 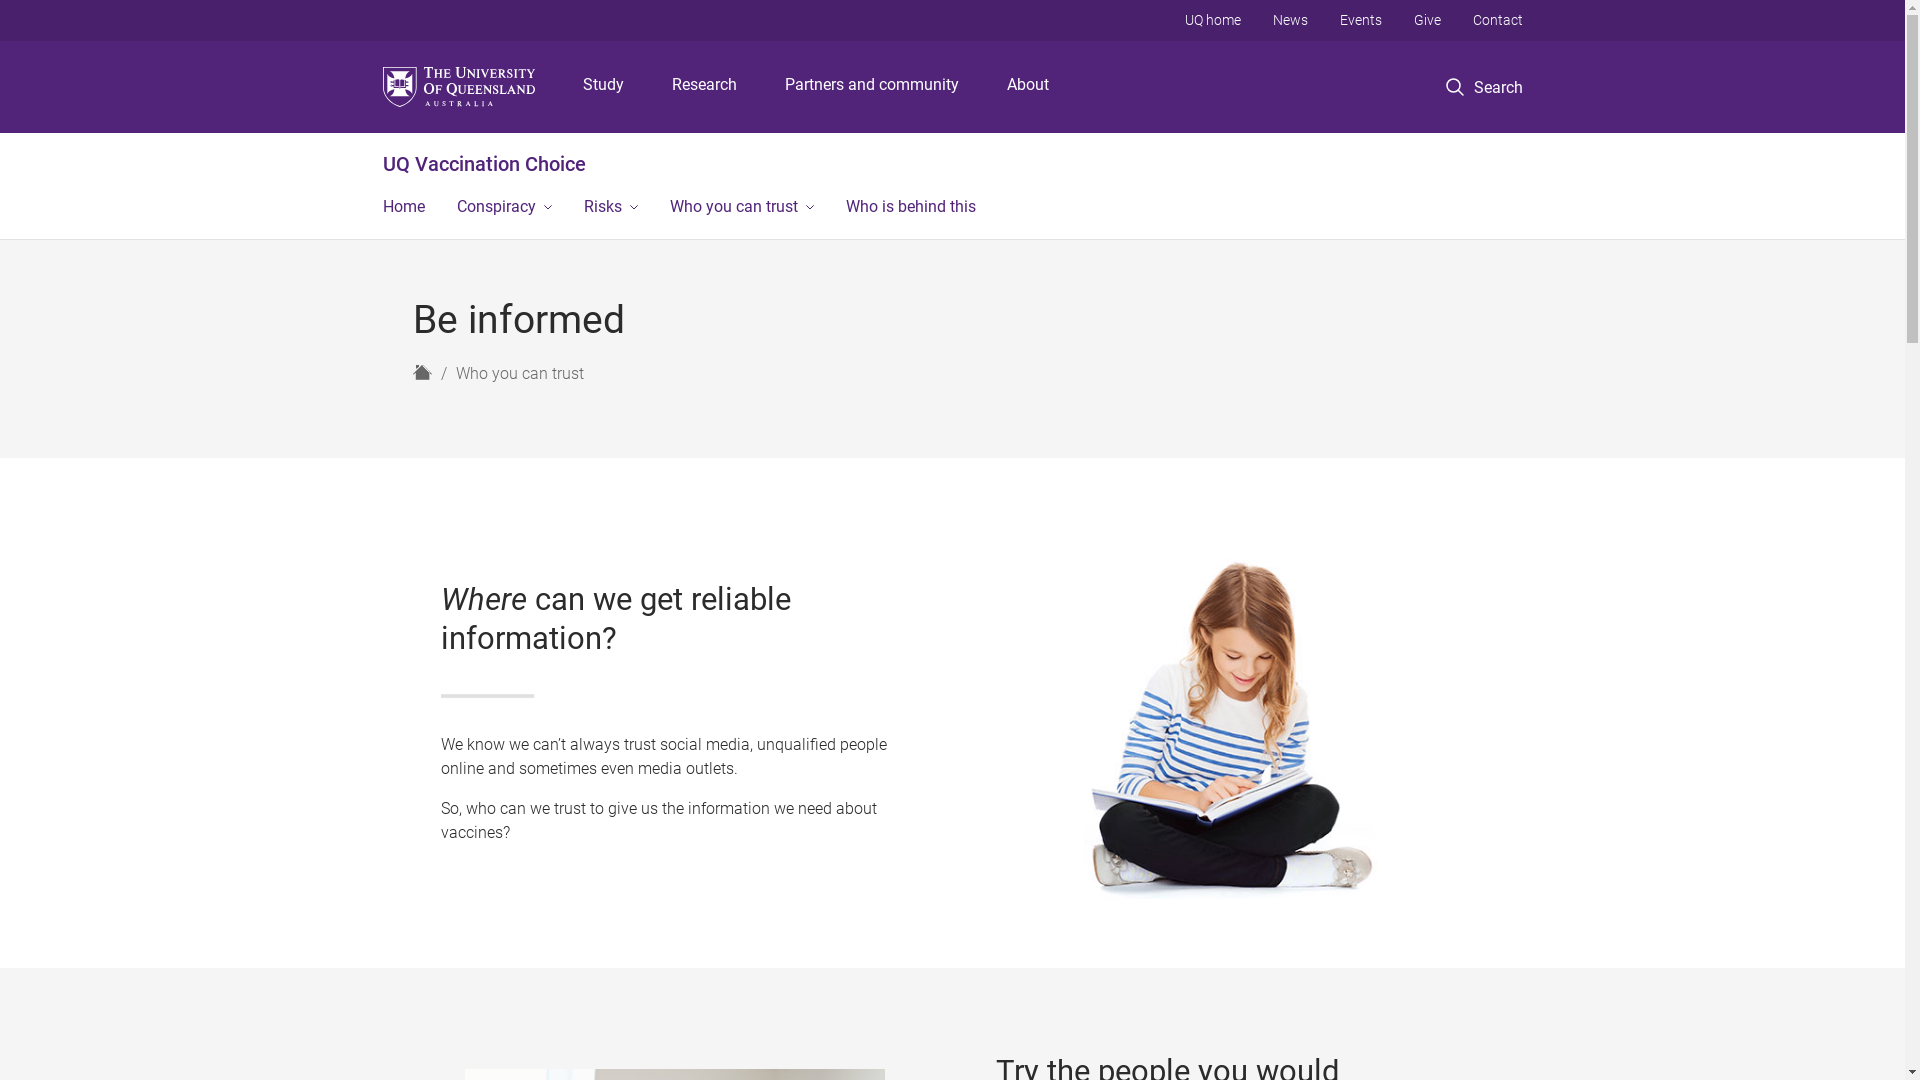 What do you see at coordinates (602, 86) in the screenshot?
I see `'Study'` at bounding box center [602, 86].